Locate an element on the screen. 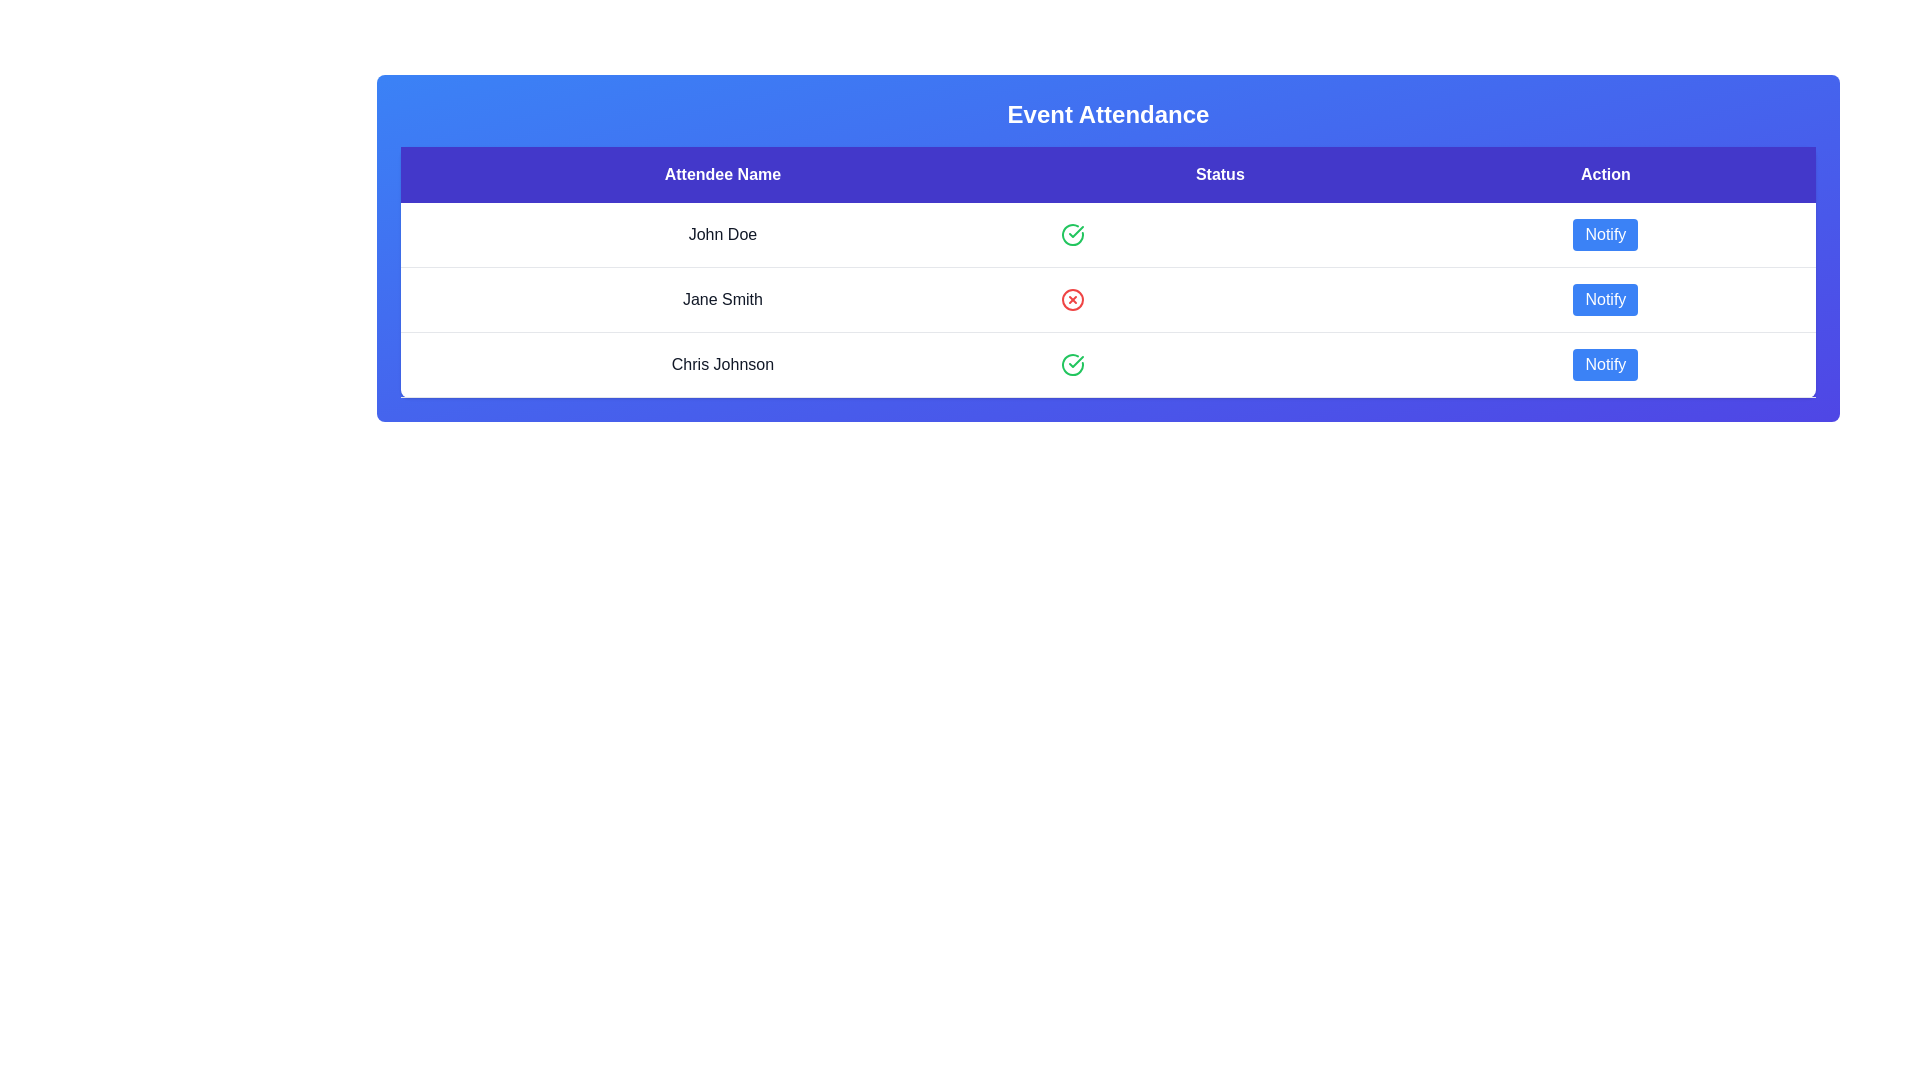 This screenshot has height=1080, width=1920. 'Notify' button for the attendee specified by Chris Johnson is located at coordinates (1605, 365).